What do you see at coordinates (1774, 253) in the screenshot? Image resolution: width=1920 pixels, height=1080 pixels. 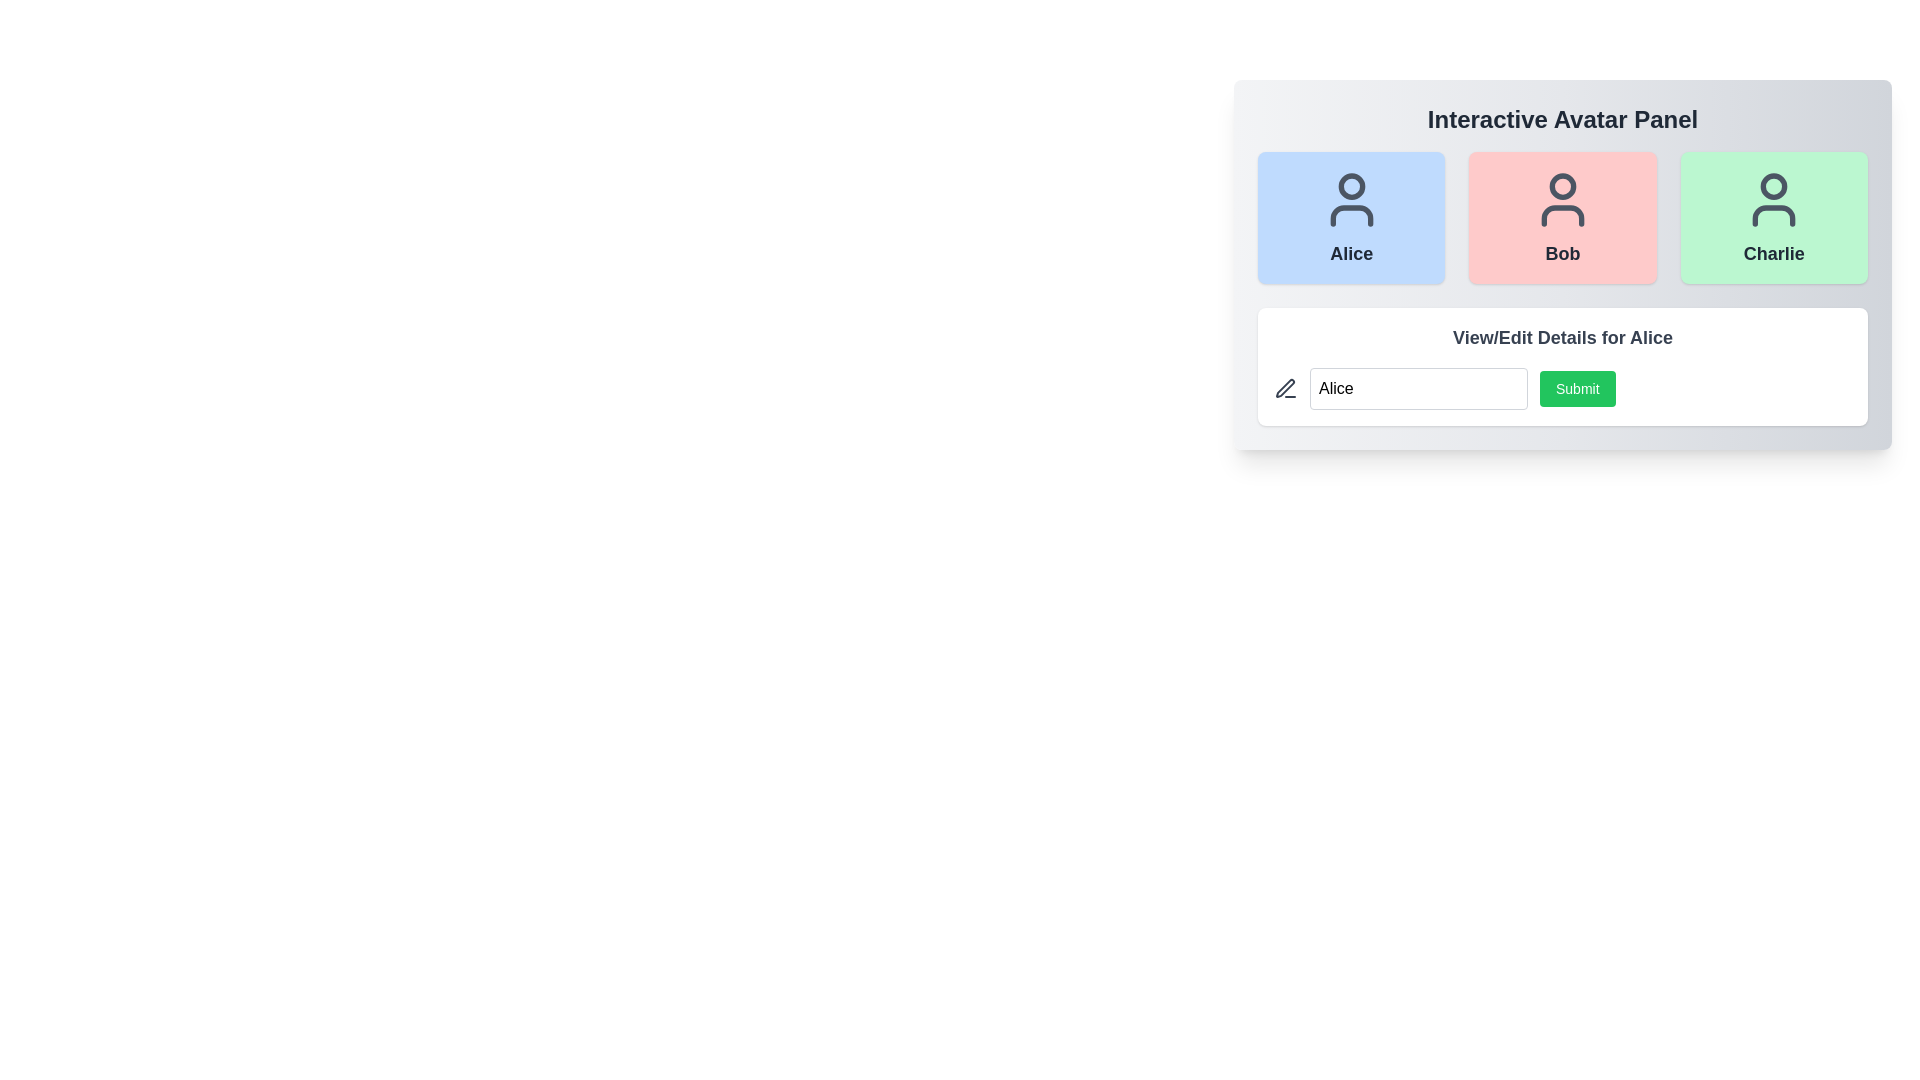 I see `the text label displaying the name 'Charlie' within the card in the 'Interactive Avatar Panel.'` at bounding box center [1774, 253].